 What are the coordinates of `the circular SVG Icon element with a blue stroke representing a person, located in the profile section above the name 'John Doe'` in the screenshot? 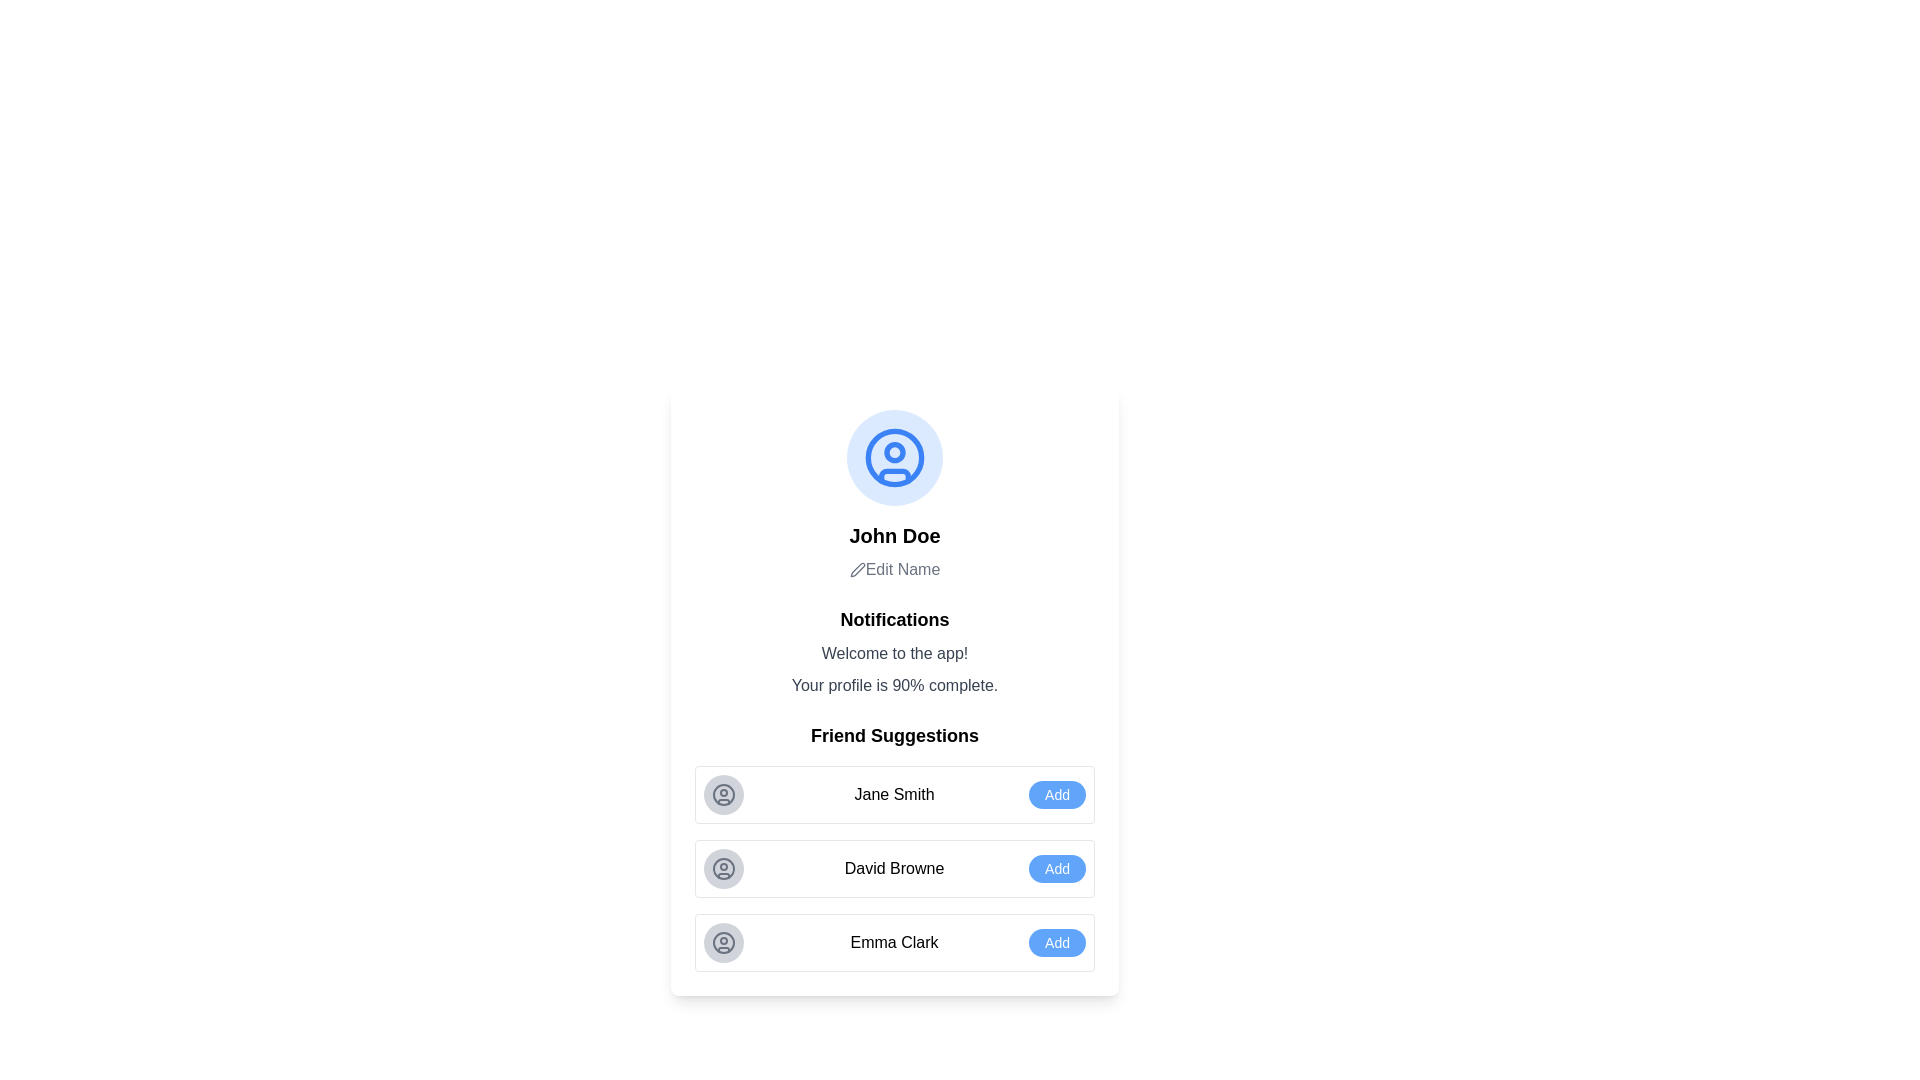 It's located at (893, 458).